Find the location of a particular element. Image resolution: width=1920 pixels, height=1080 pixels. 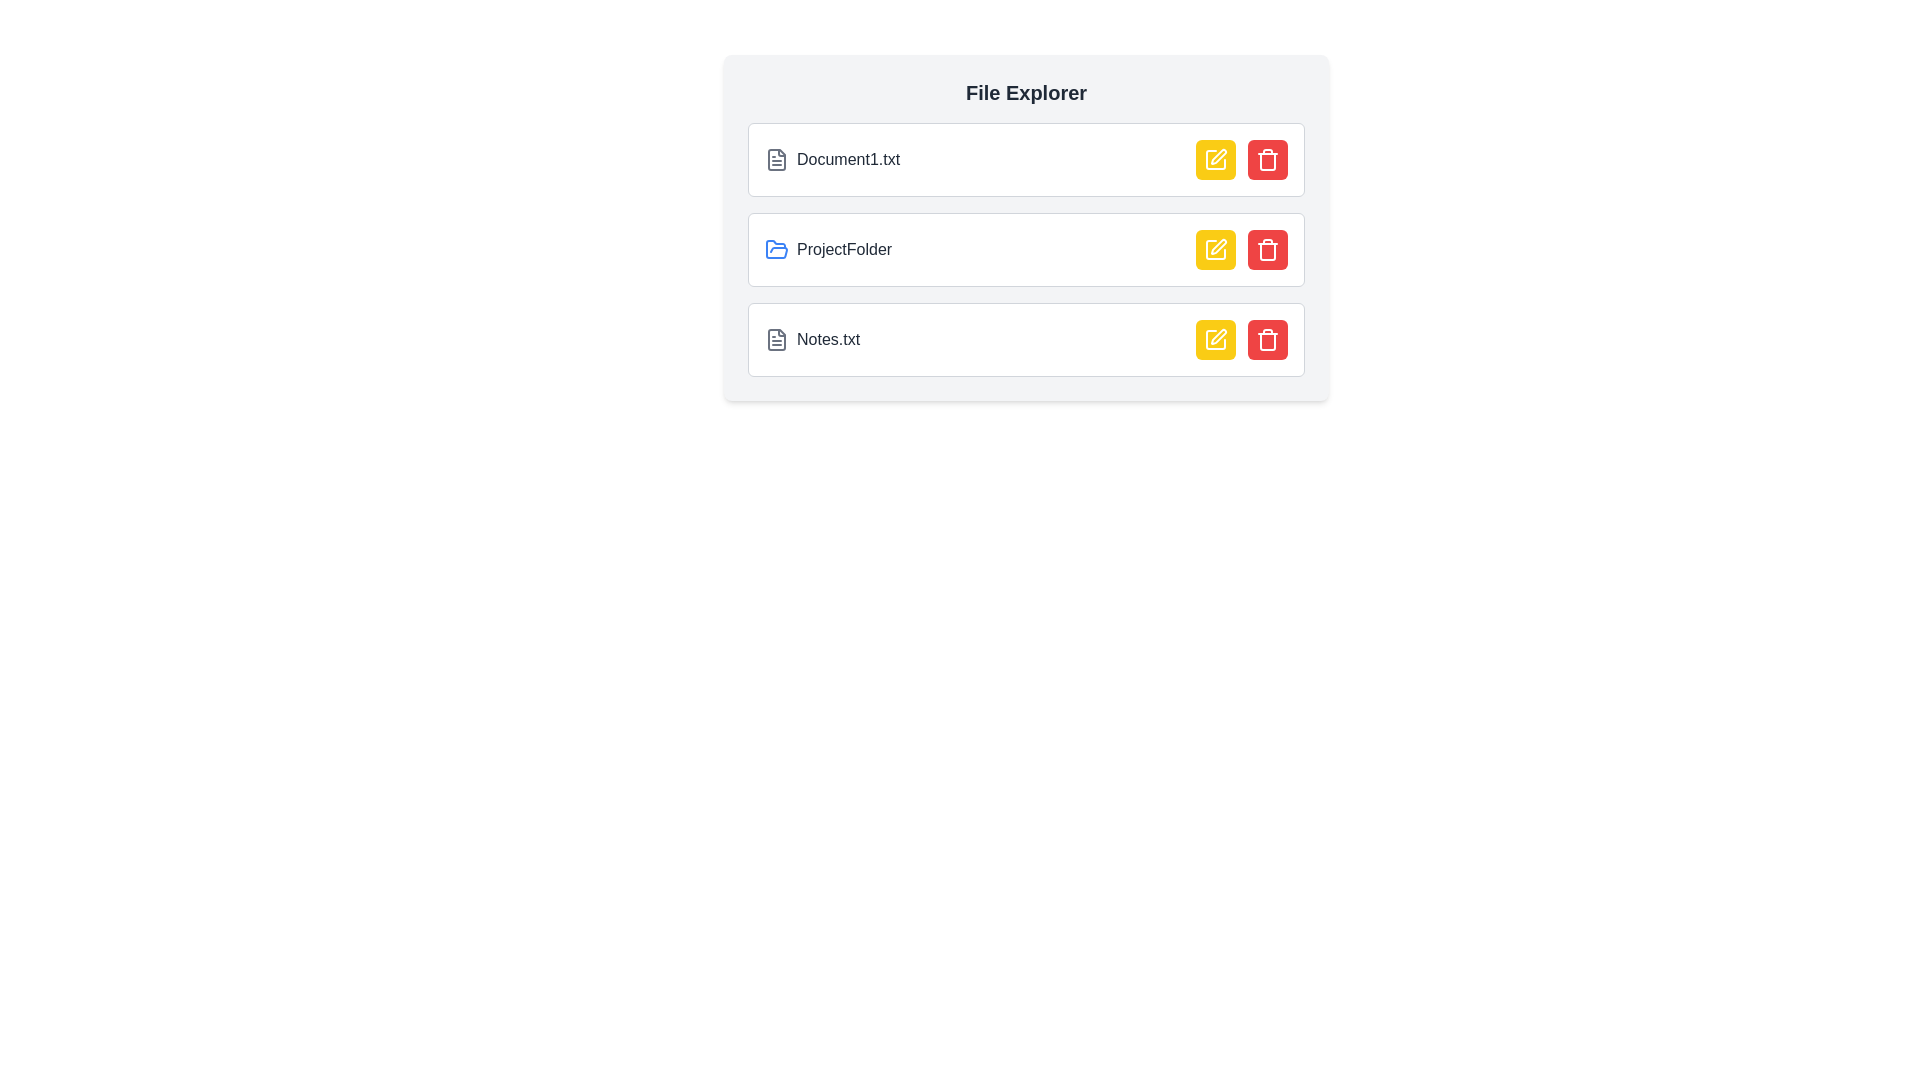

the trash can icon's structural curve element to observe tooltips or visual feedback is located at coordinates (1266, 341).